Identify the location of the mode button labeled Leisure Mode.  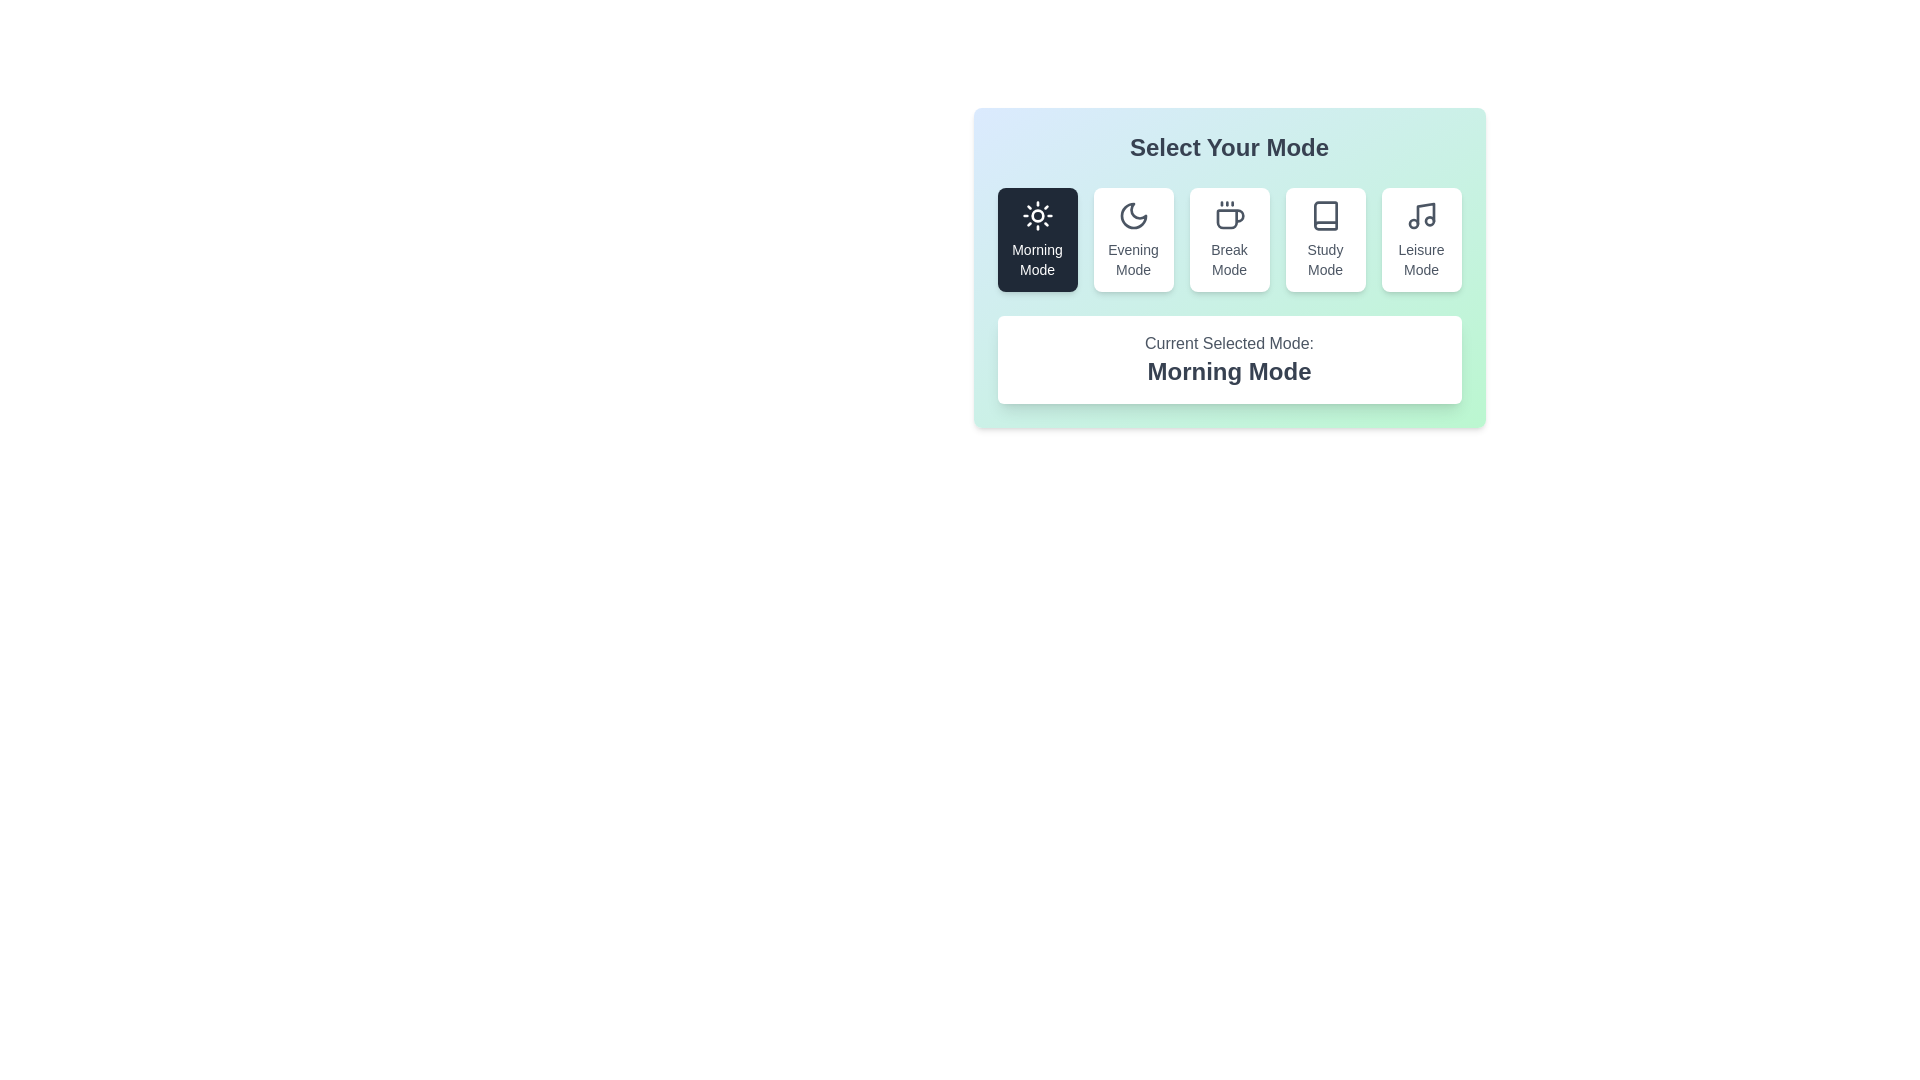
(1420, 238).